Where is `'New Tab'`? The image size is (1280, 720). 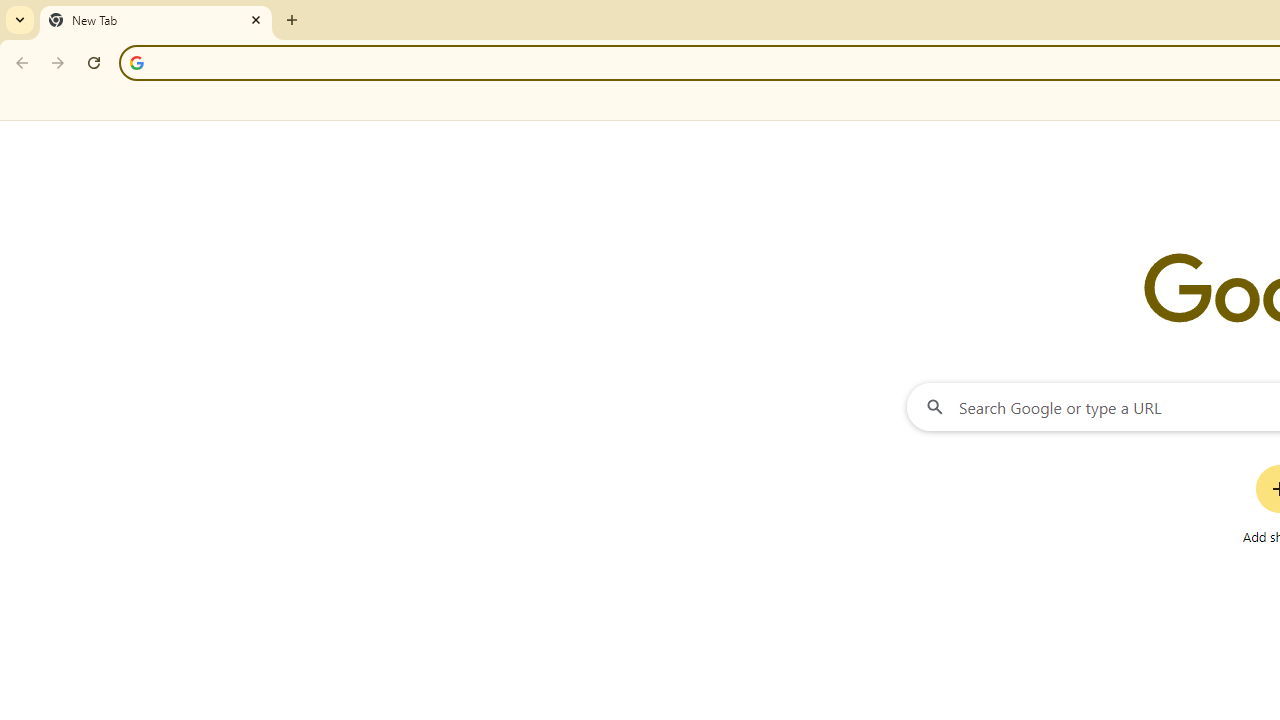 'New Tab' is located at coordinates (155, 20).